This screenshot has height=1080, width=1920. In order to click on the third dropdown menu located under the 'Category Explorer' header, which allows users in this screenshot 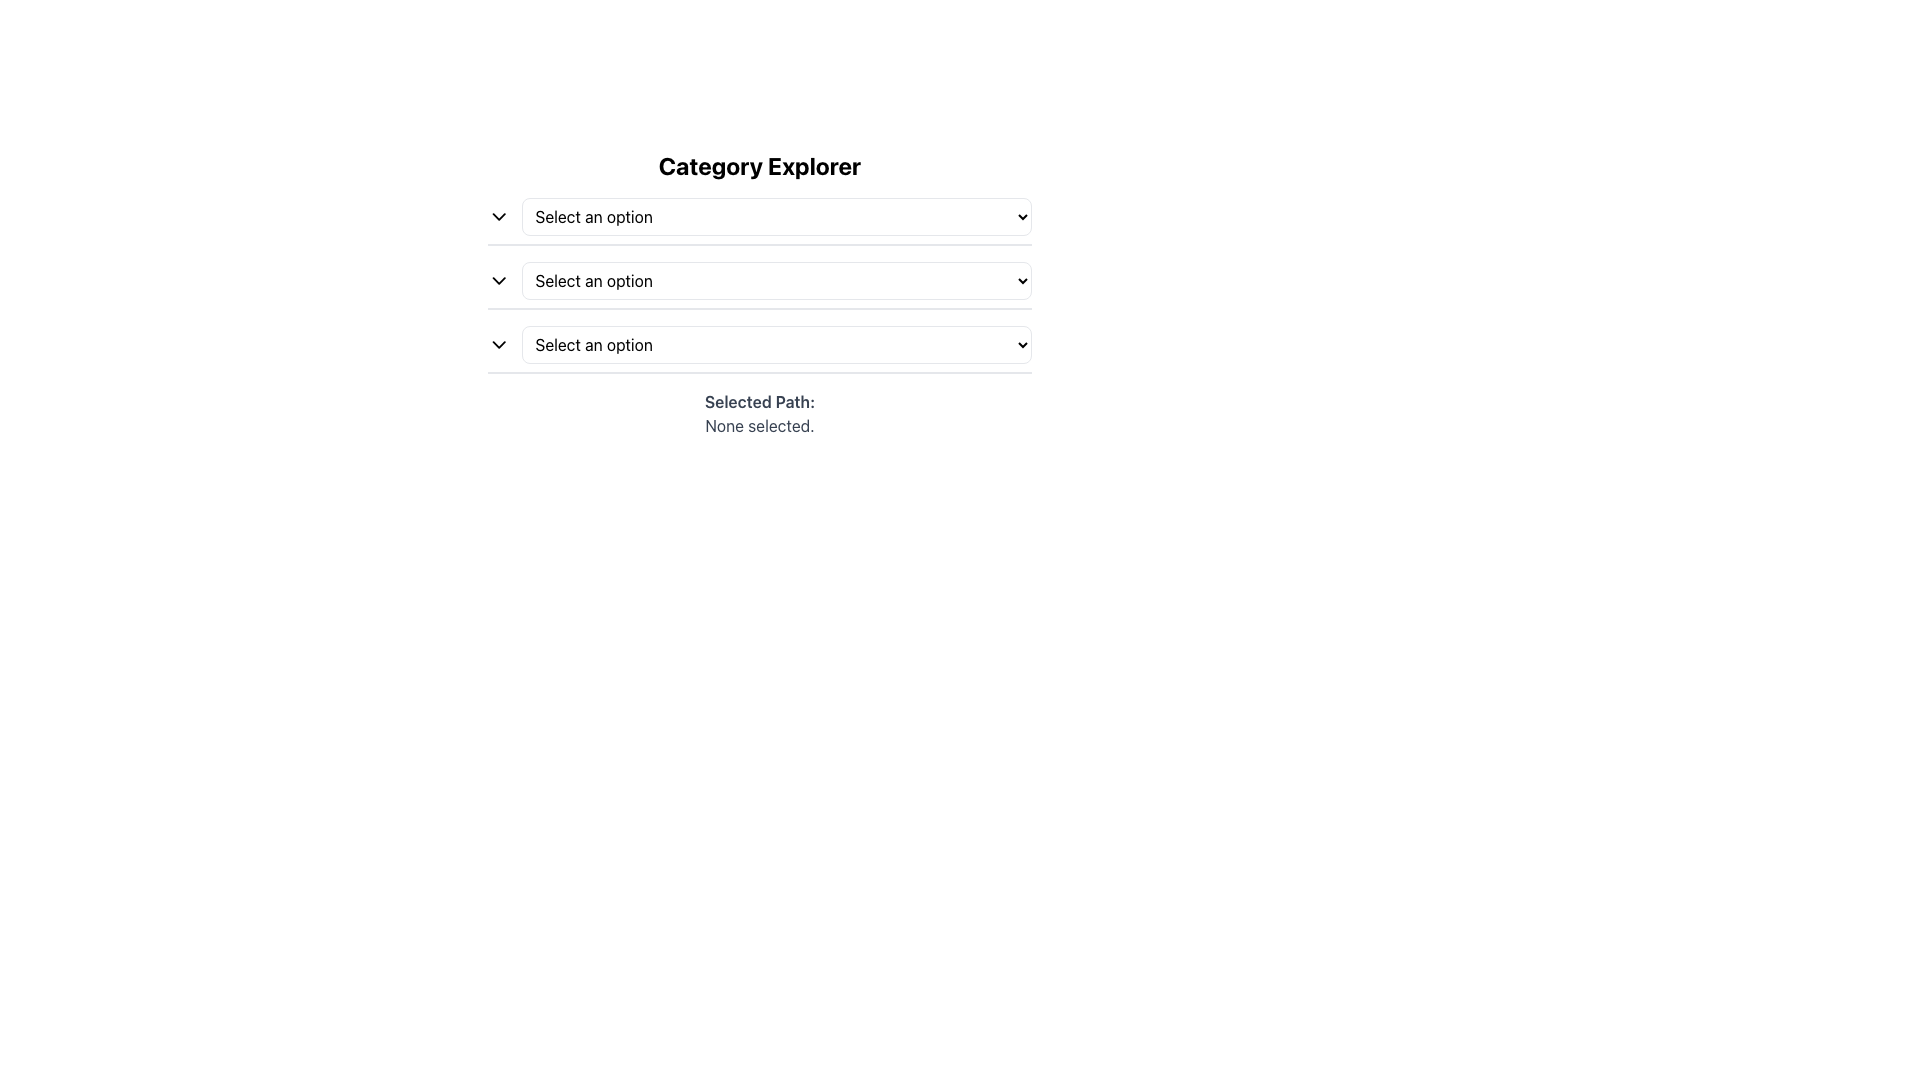, I will do `click(758, 349)`.